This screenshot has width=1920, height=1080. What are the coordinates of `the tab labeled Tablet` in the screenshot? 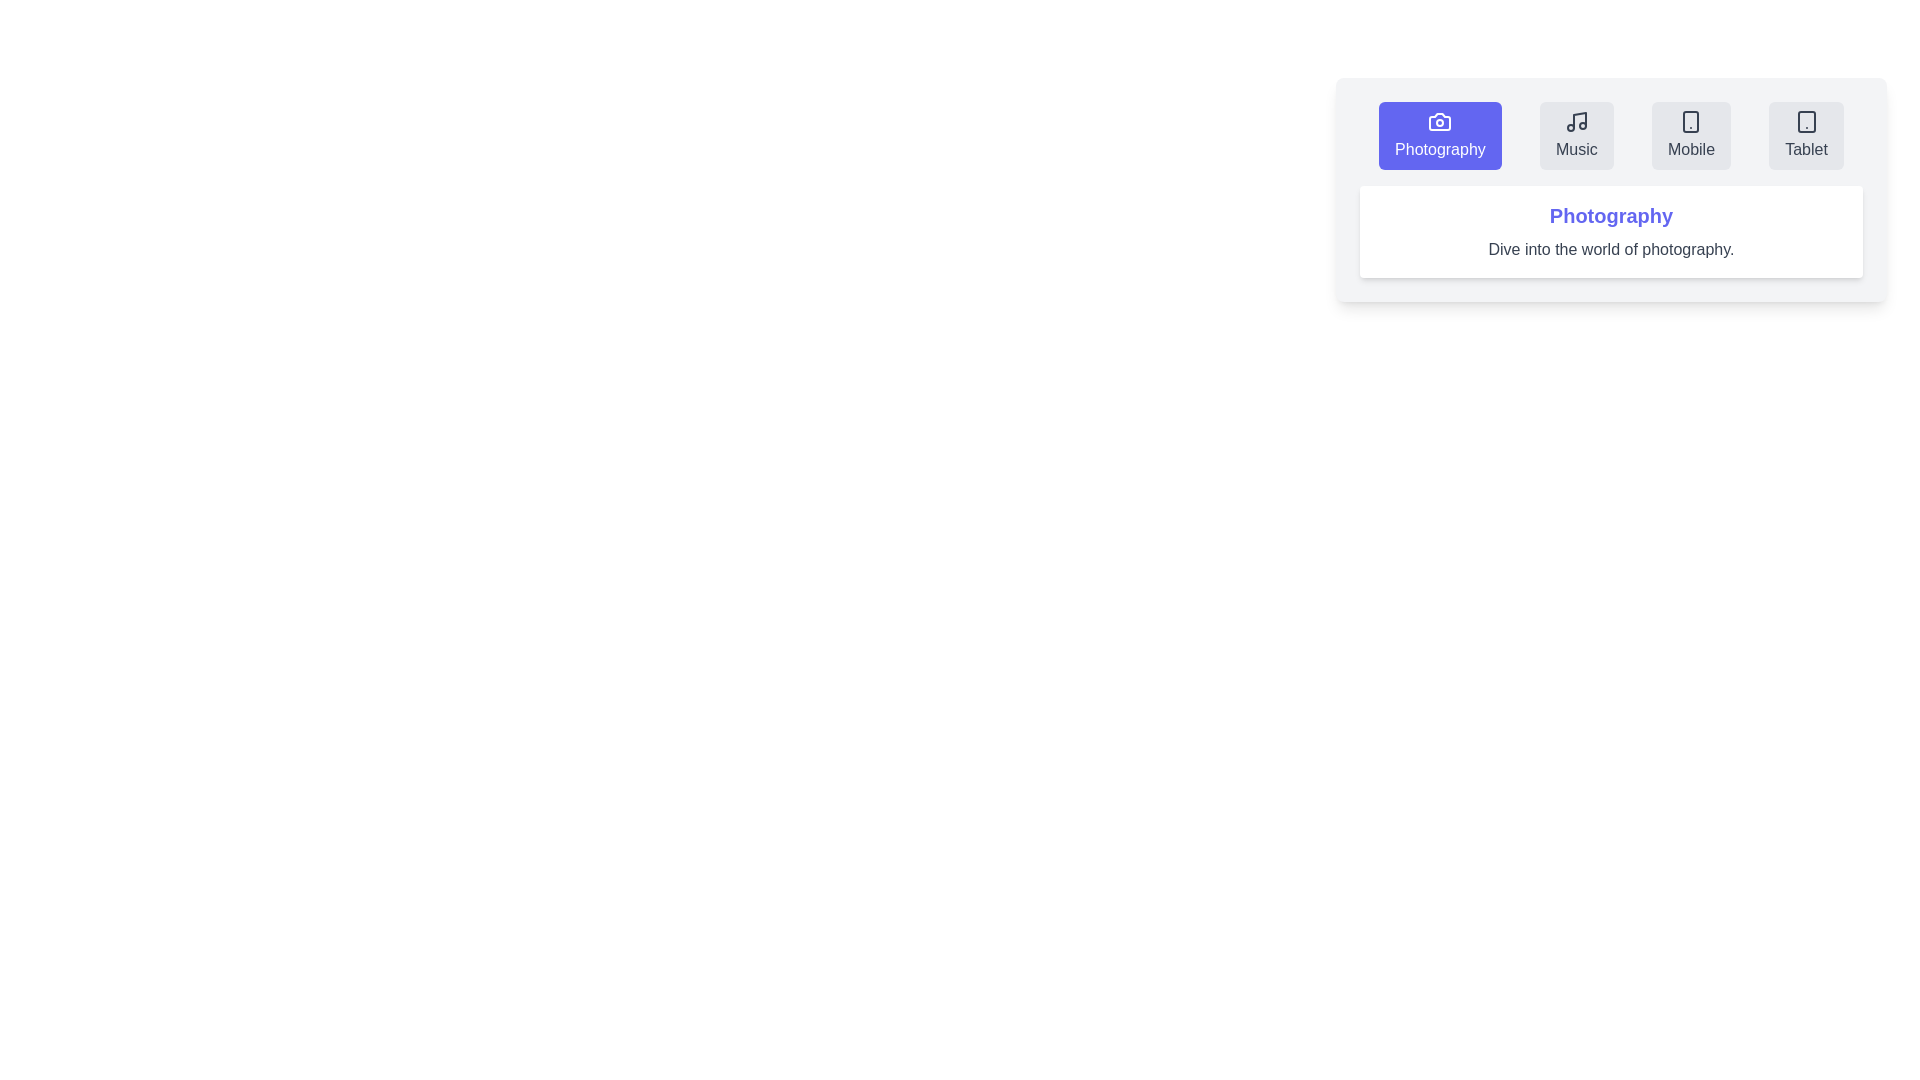 It's located at (1806, 135).